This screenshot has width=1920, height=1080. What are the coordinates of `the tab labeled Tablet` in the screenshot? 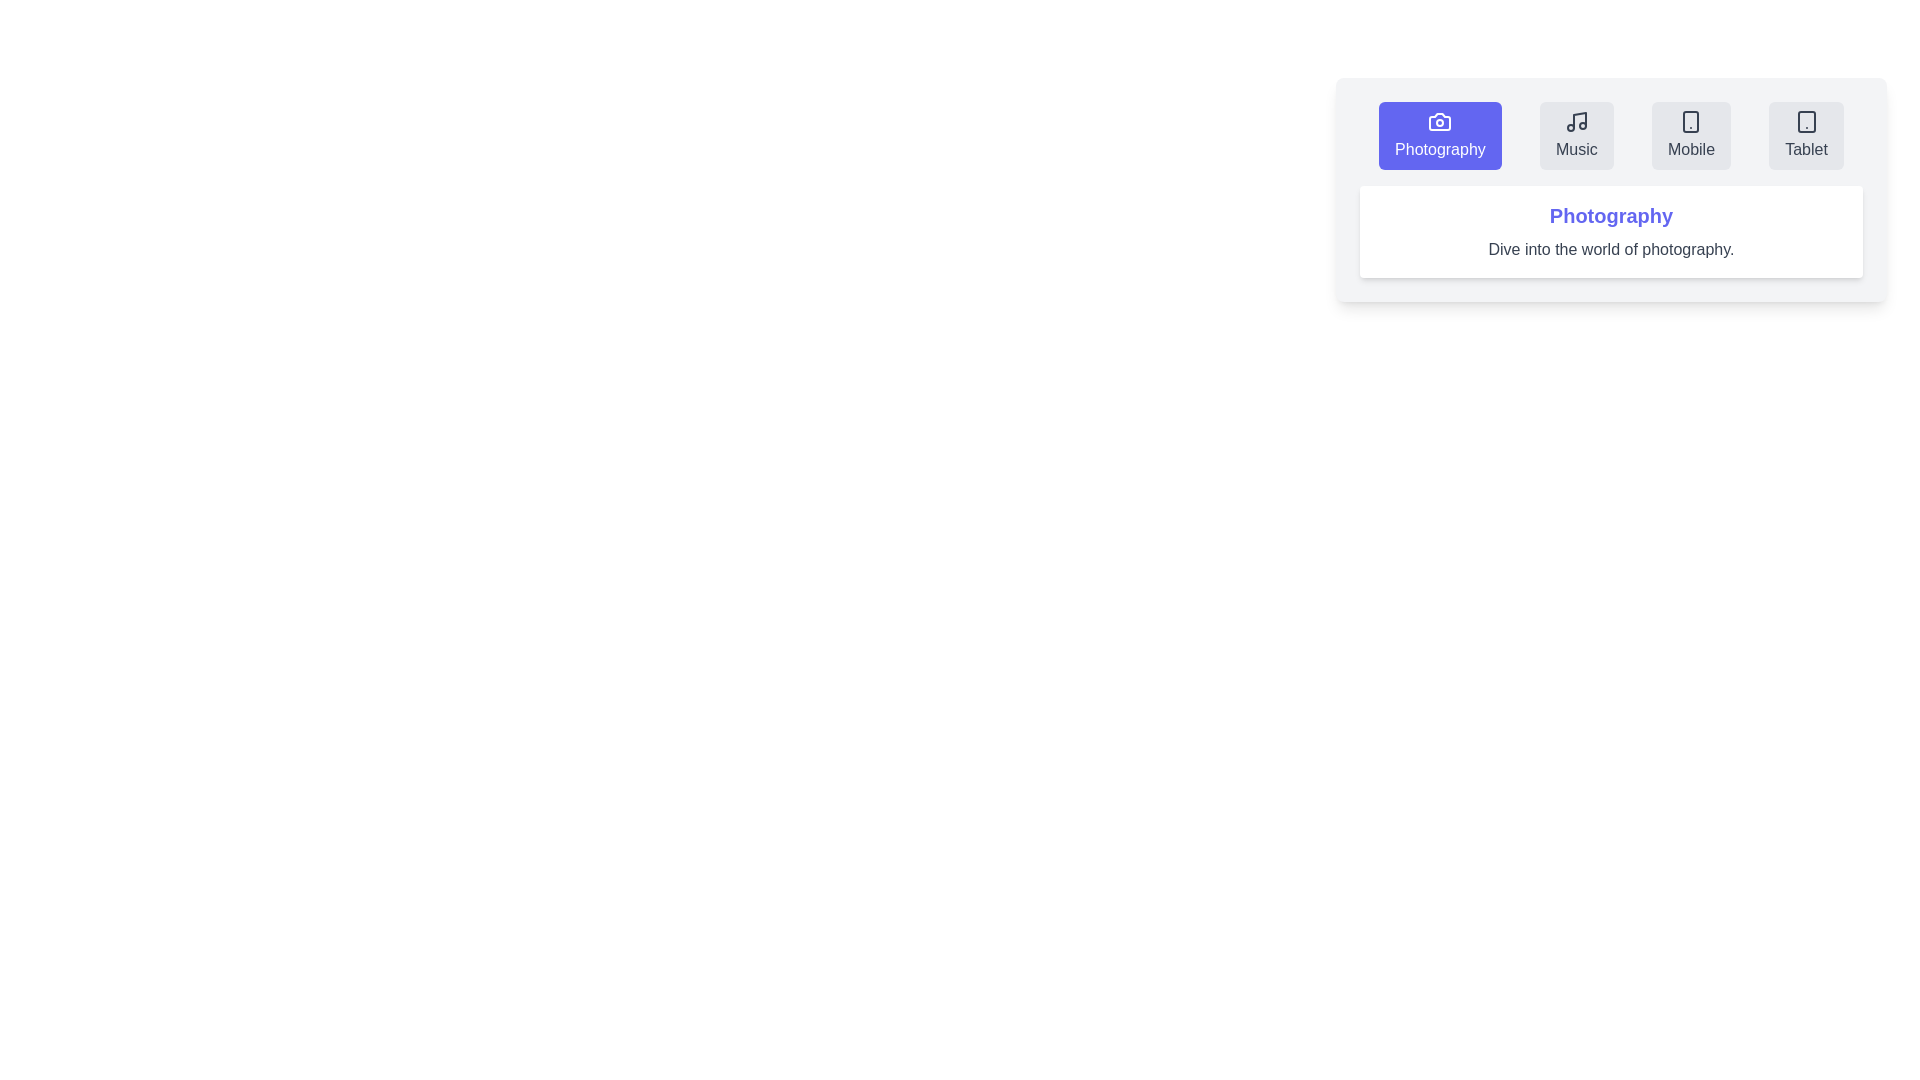 It's located at (1806, 135).